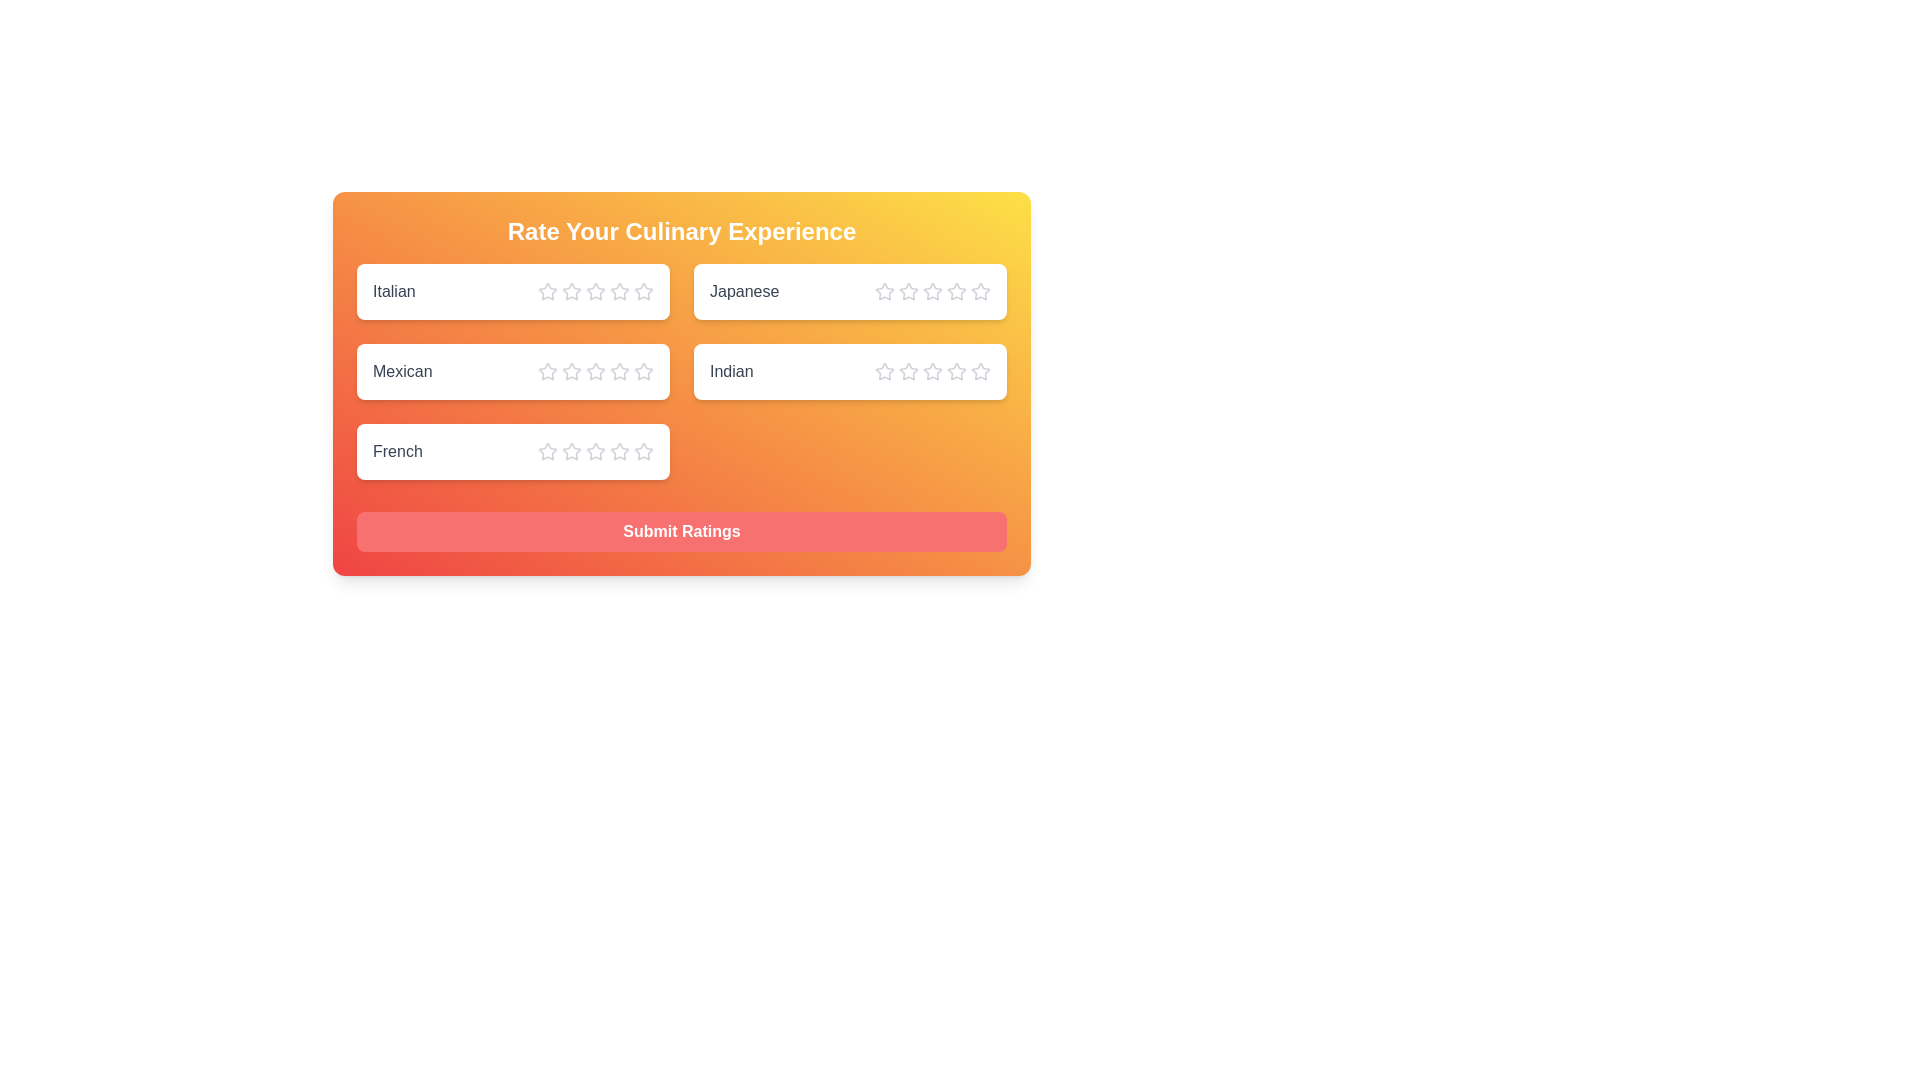  What do you see at coordinates (681, 531) in the screenshot?
I see `the 'Submit Ratings' button to finalize the rating` at bounding box center [681, 531].